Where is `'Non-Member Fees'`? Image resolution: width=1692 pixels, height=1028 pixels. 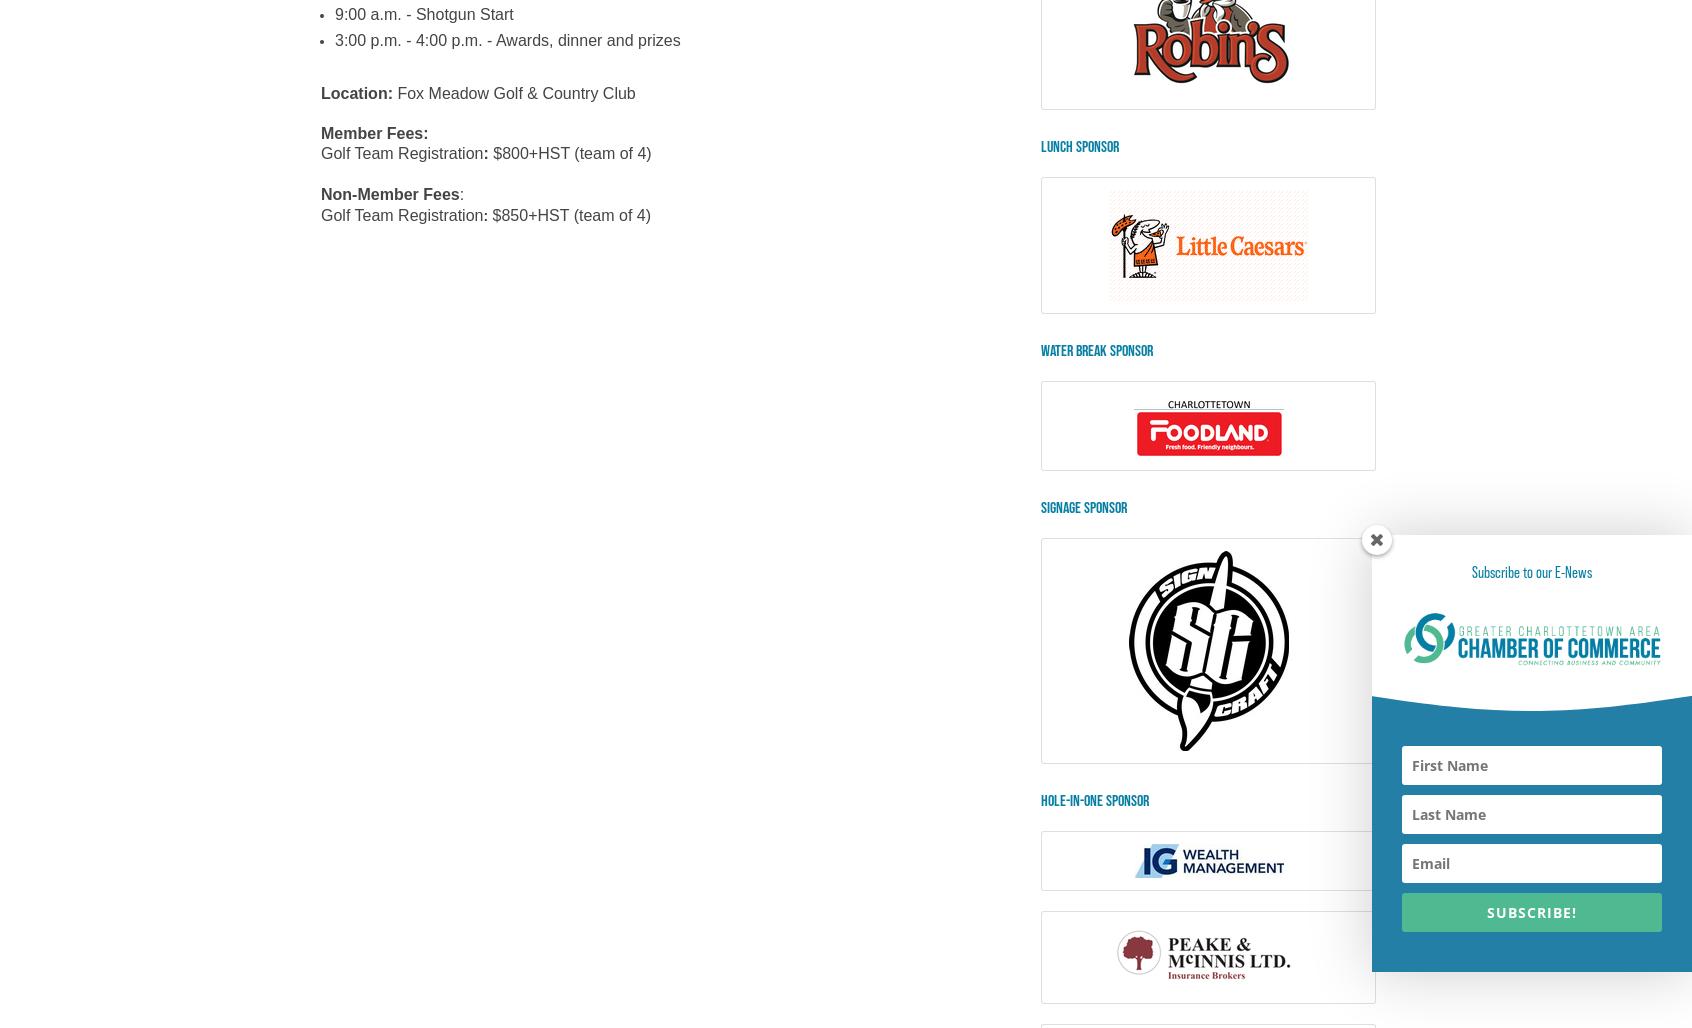
'Non-Member Fees' is located at coordinates (390, 193).